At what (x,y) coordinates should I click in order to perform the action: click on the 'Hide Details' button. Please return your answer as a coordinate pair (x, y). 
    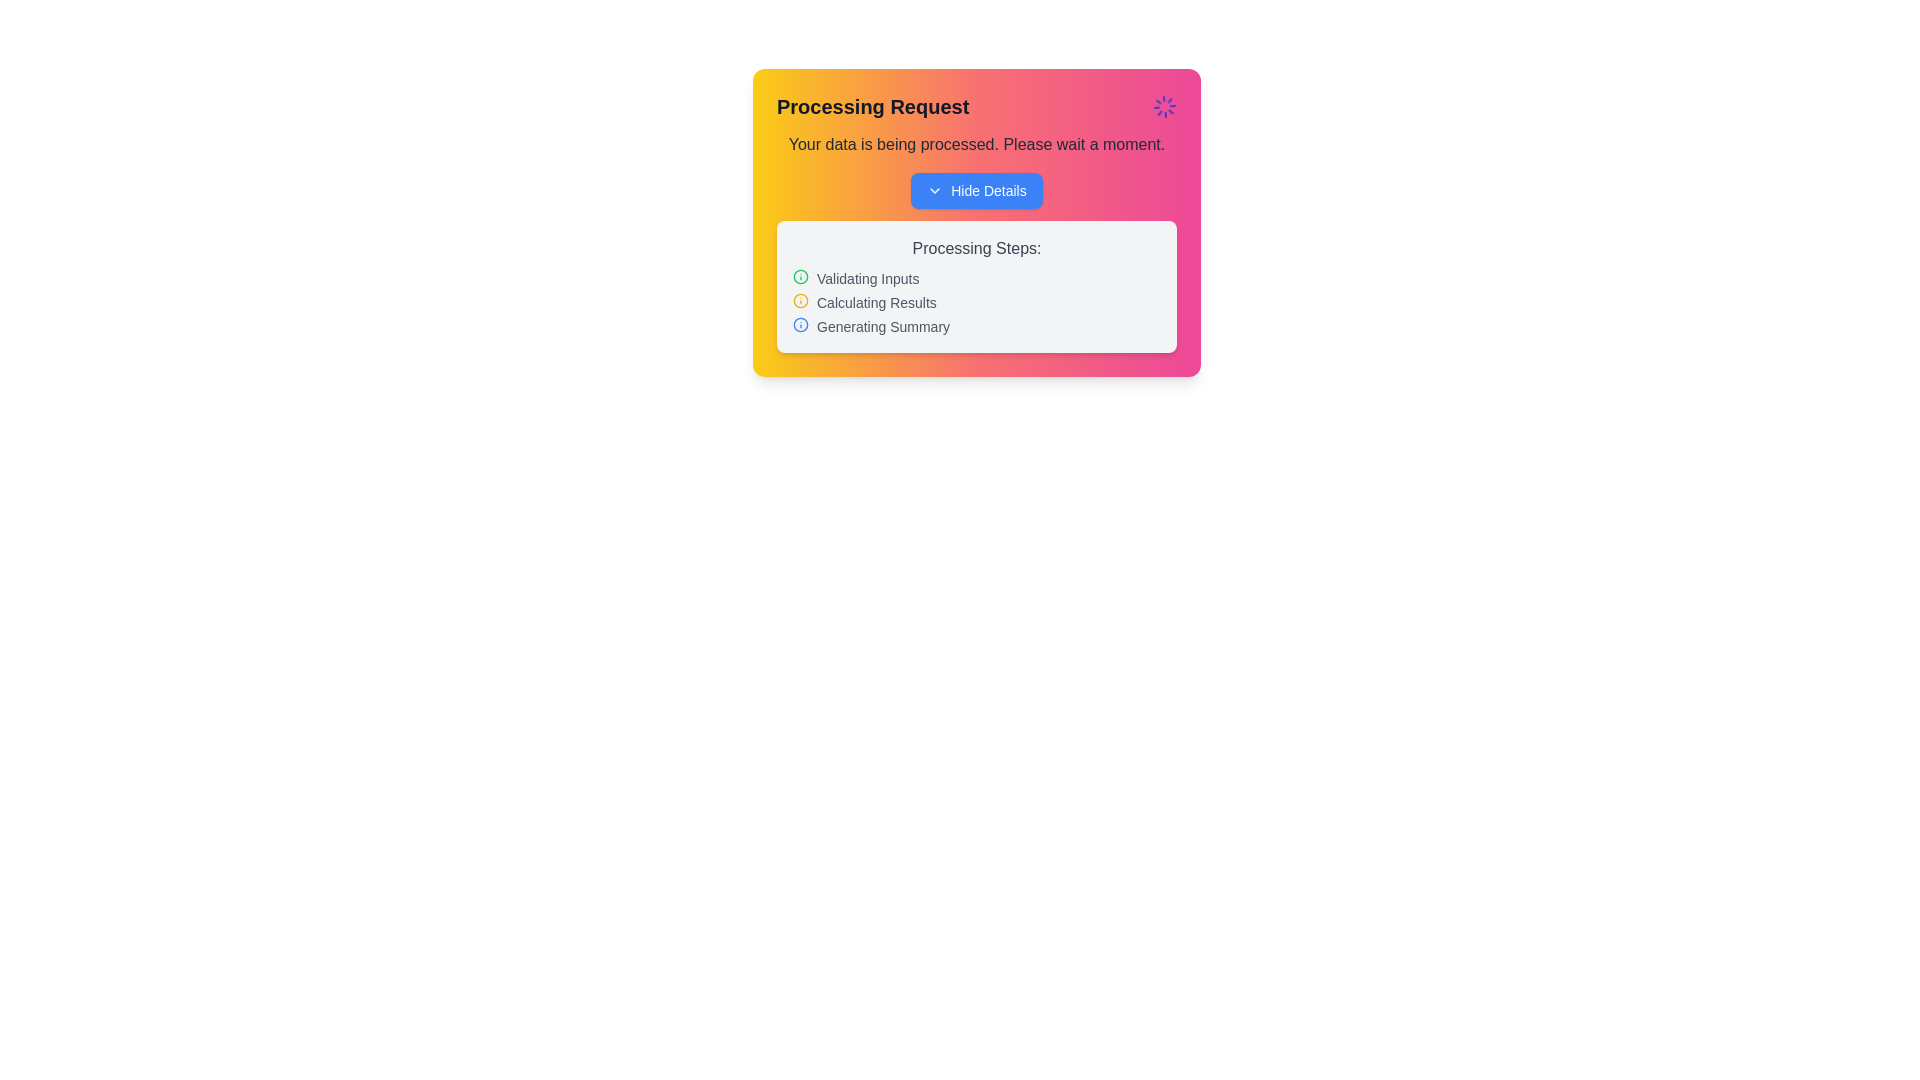
    Looking at the image, I should click on (976, 191).